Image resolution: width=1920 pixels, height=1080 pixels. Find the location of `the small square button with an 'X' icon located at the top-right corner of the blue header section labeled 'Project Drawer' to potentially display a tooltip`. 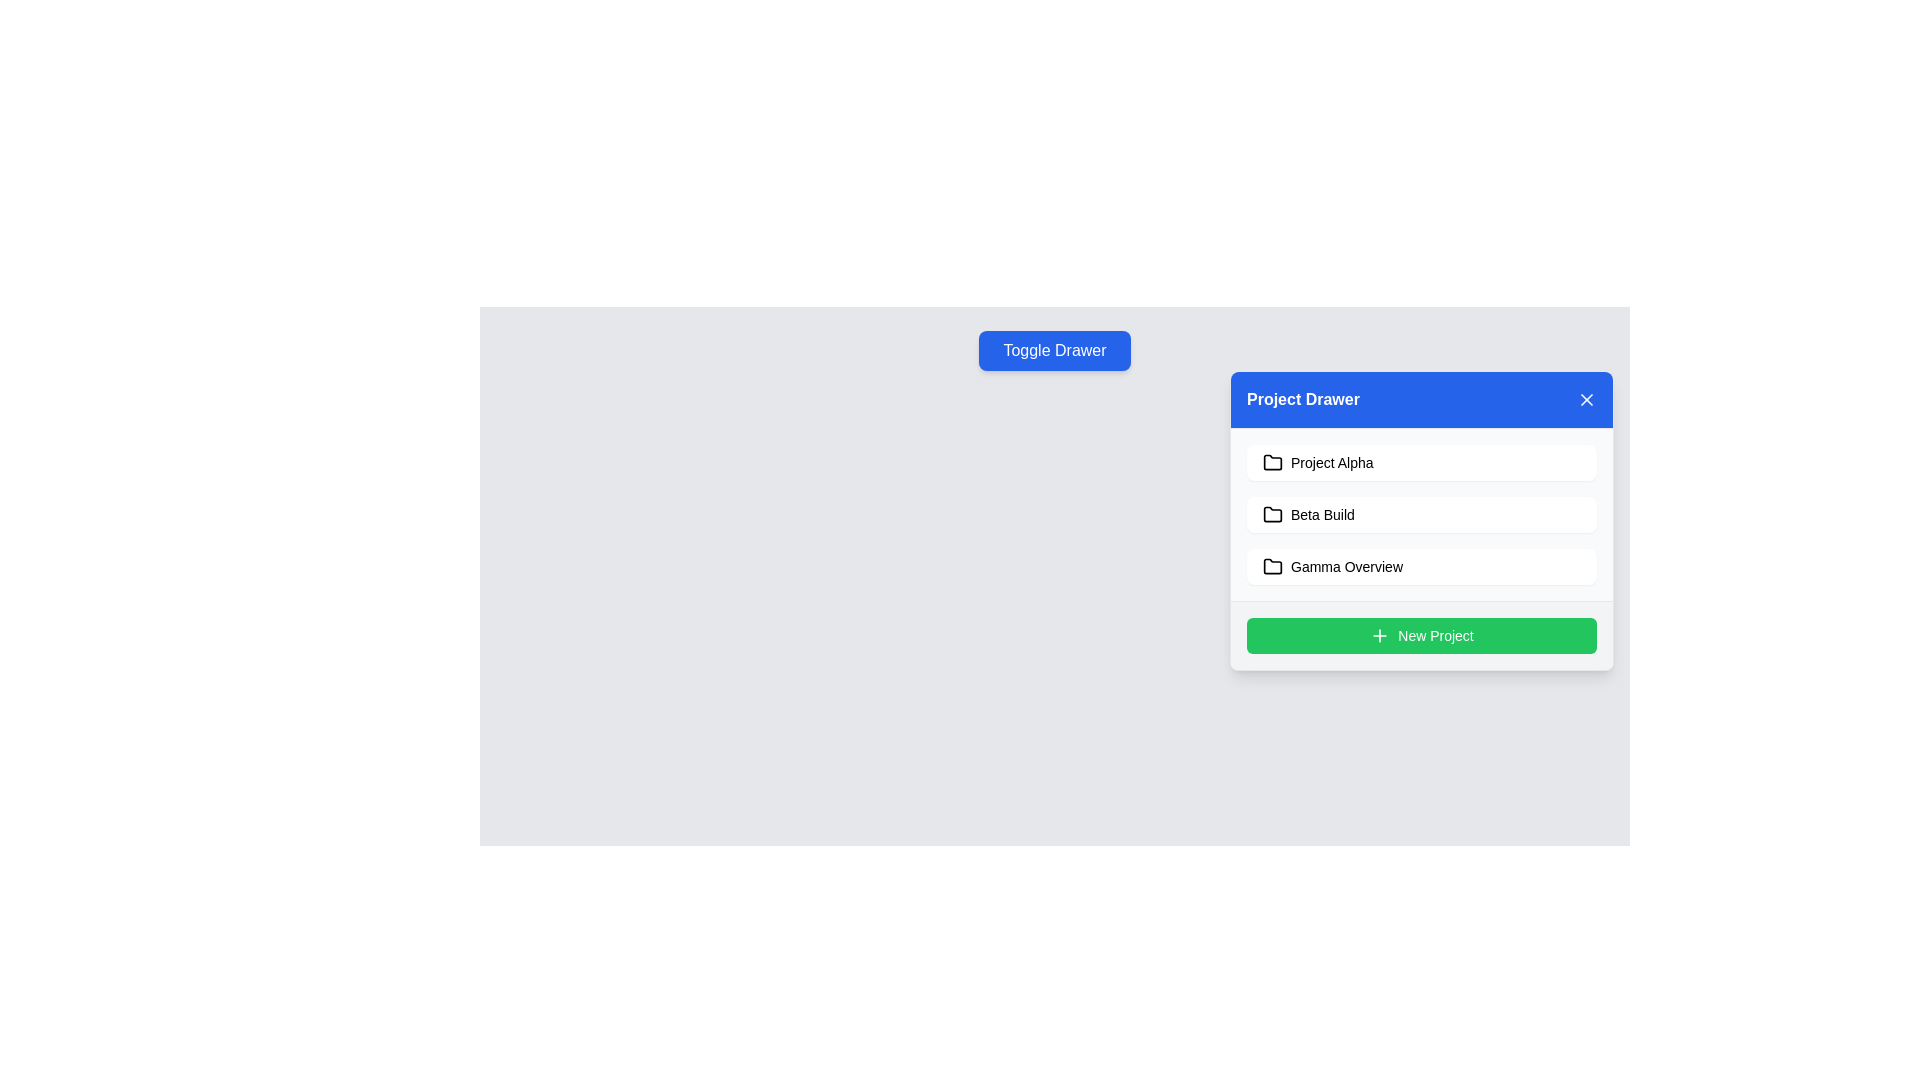

the small square button with an 'X' icon located at the top-right corner of the blue header section labeled 'Project Drawer' to potentially display a tooltip is located at coordinates (1586, 400).